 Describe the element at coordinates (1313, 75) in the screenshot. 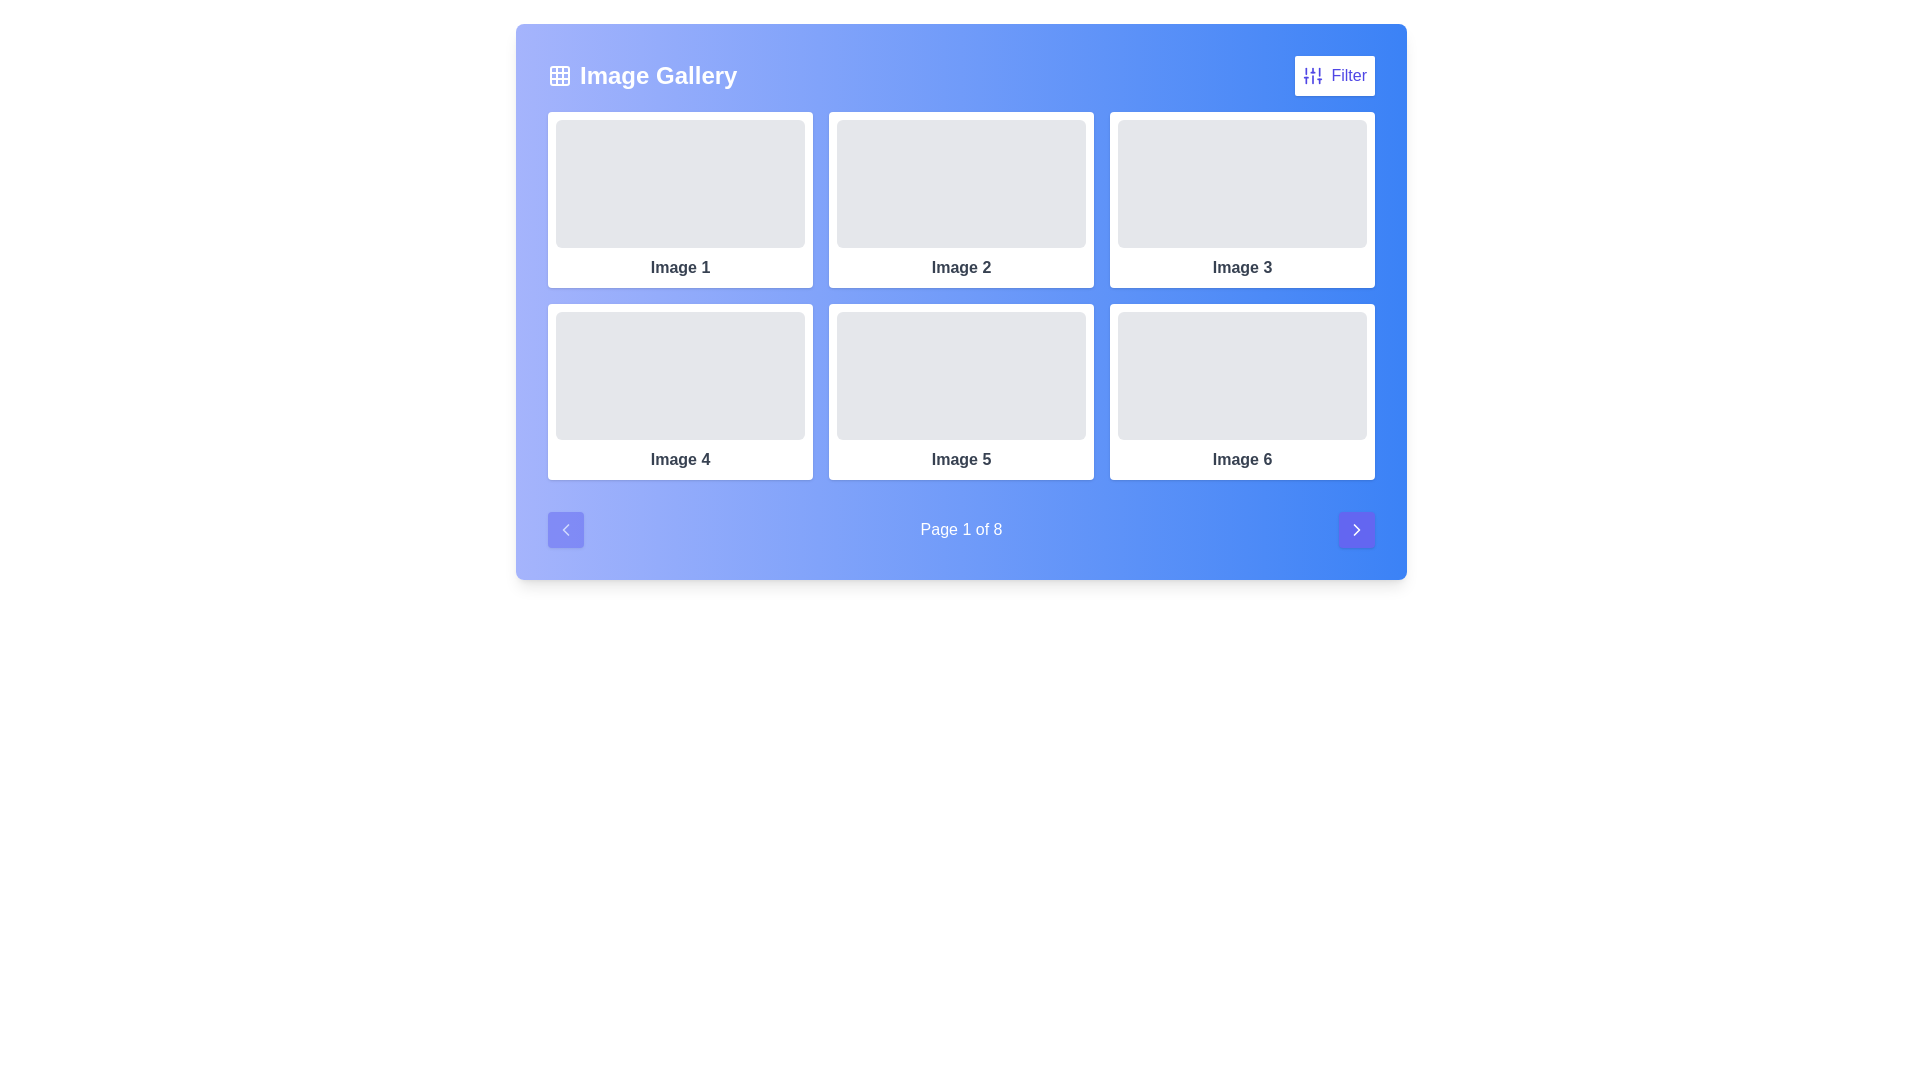

I see `the filter icon button resembling vertical sliders` at that location.